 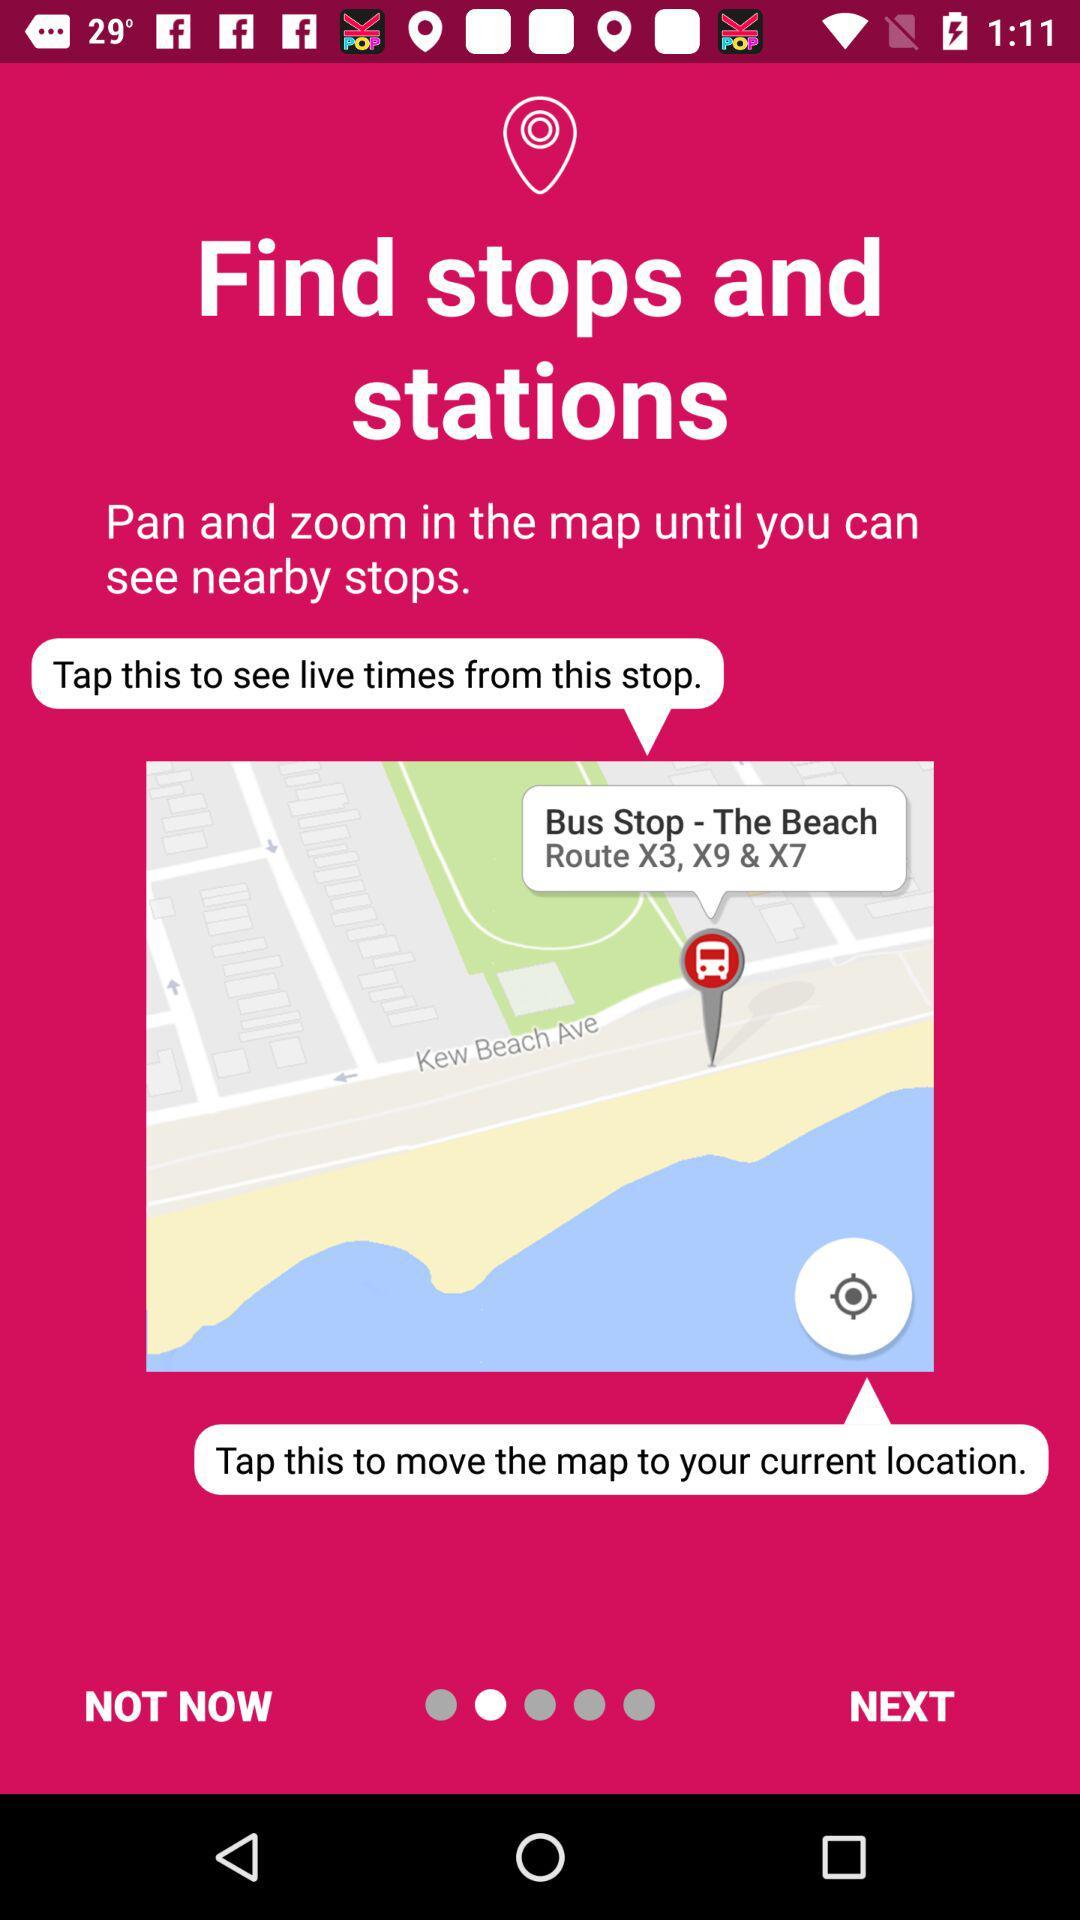 I want to click on the item below tap this to, so click(x=901, y=1703).